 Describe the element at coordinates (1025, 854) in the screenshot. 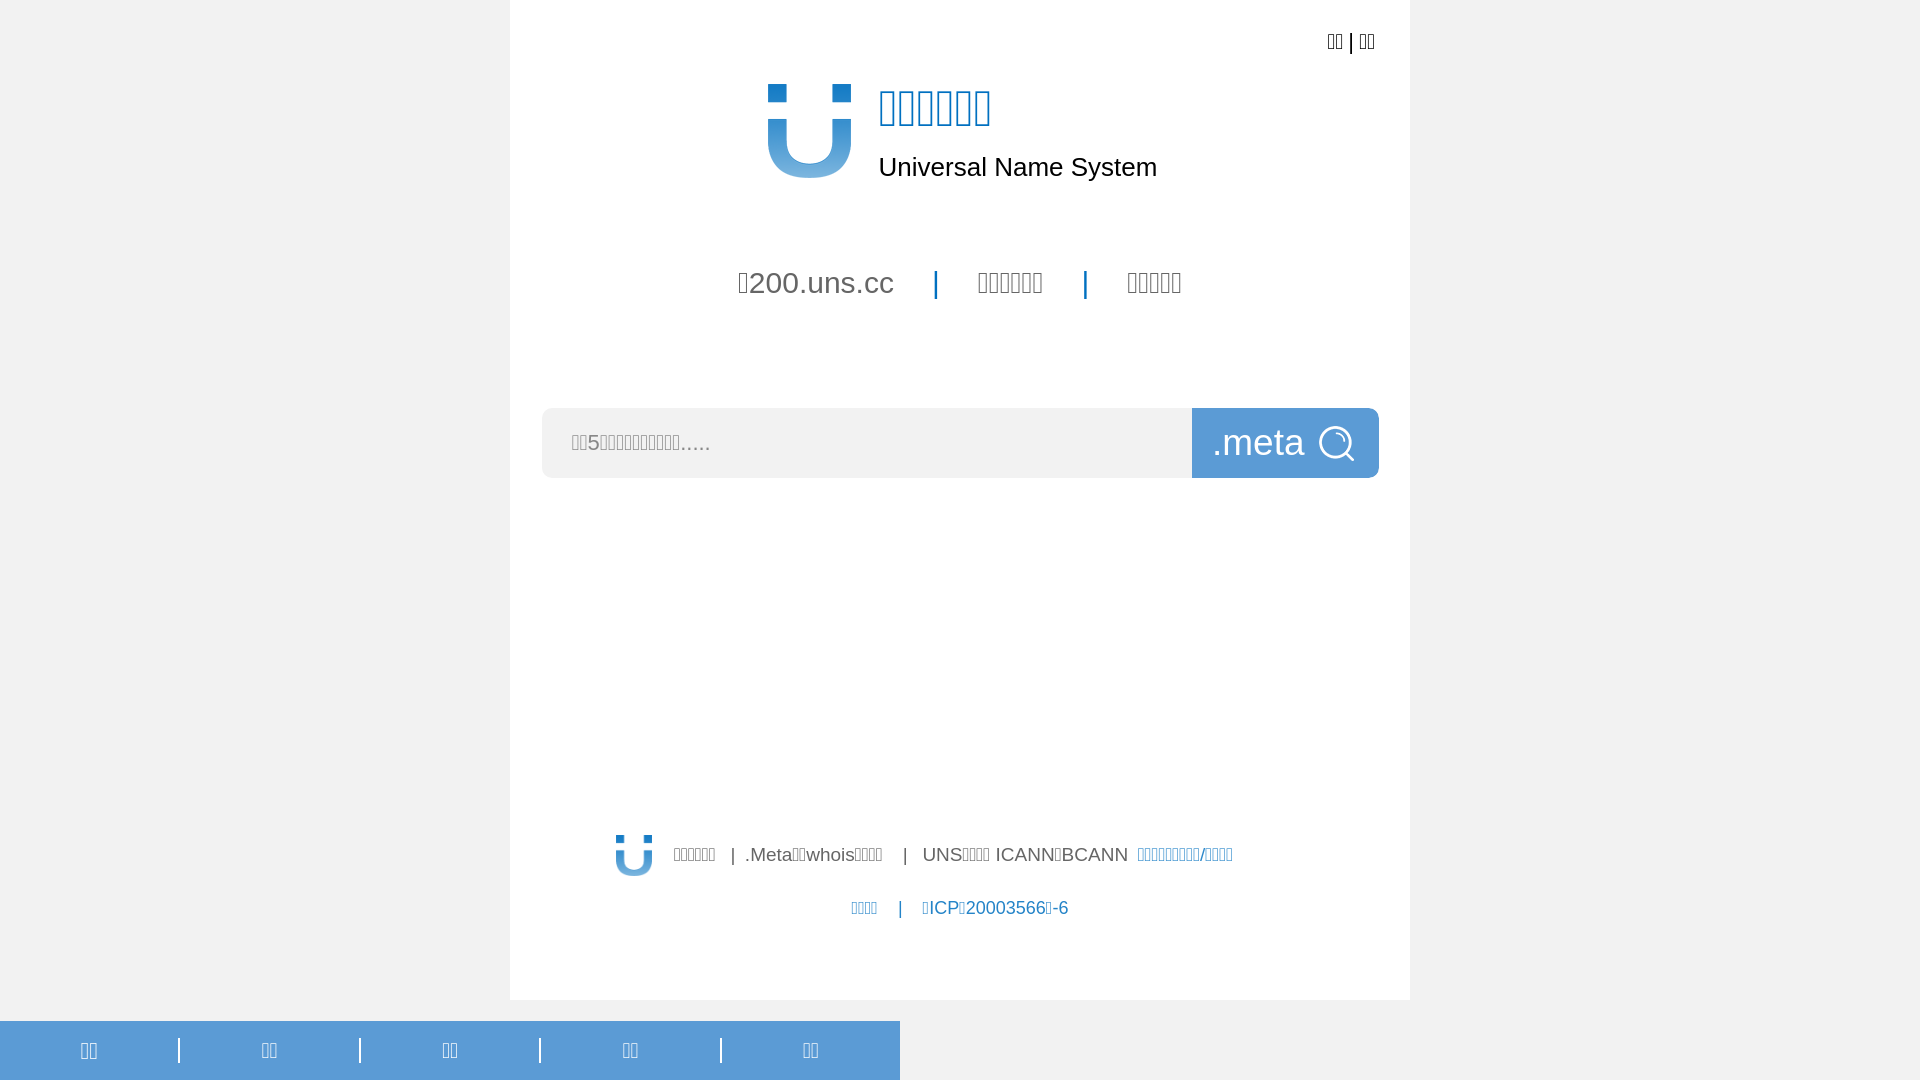

I see `'ICANN'` at that location.